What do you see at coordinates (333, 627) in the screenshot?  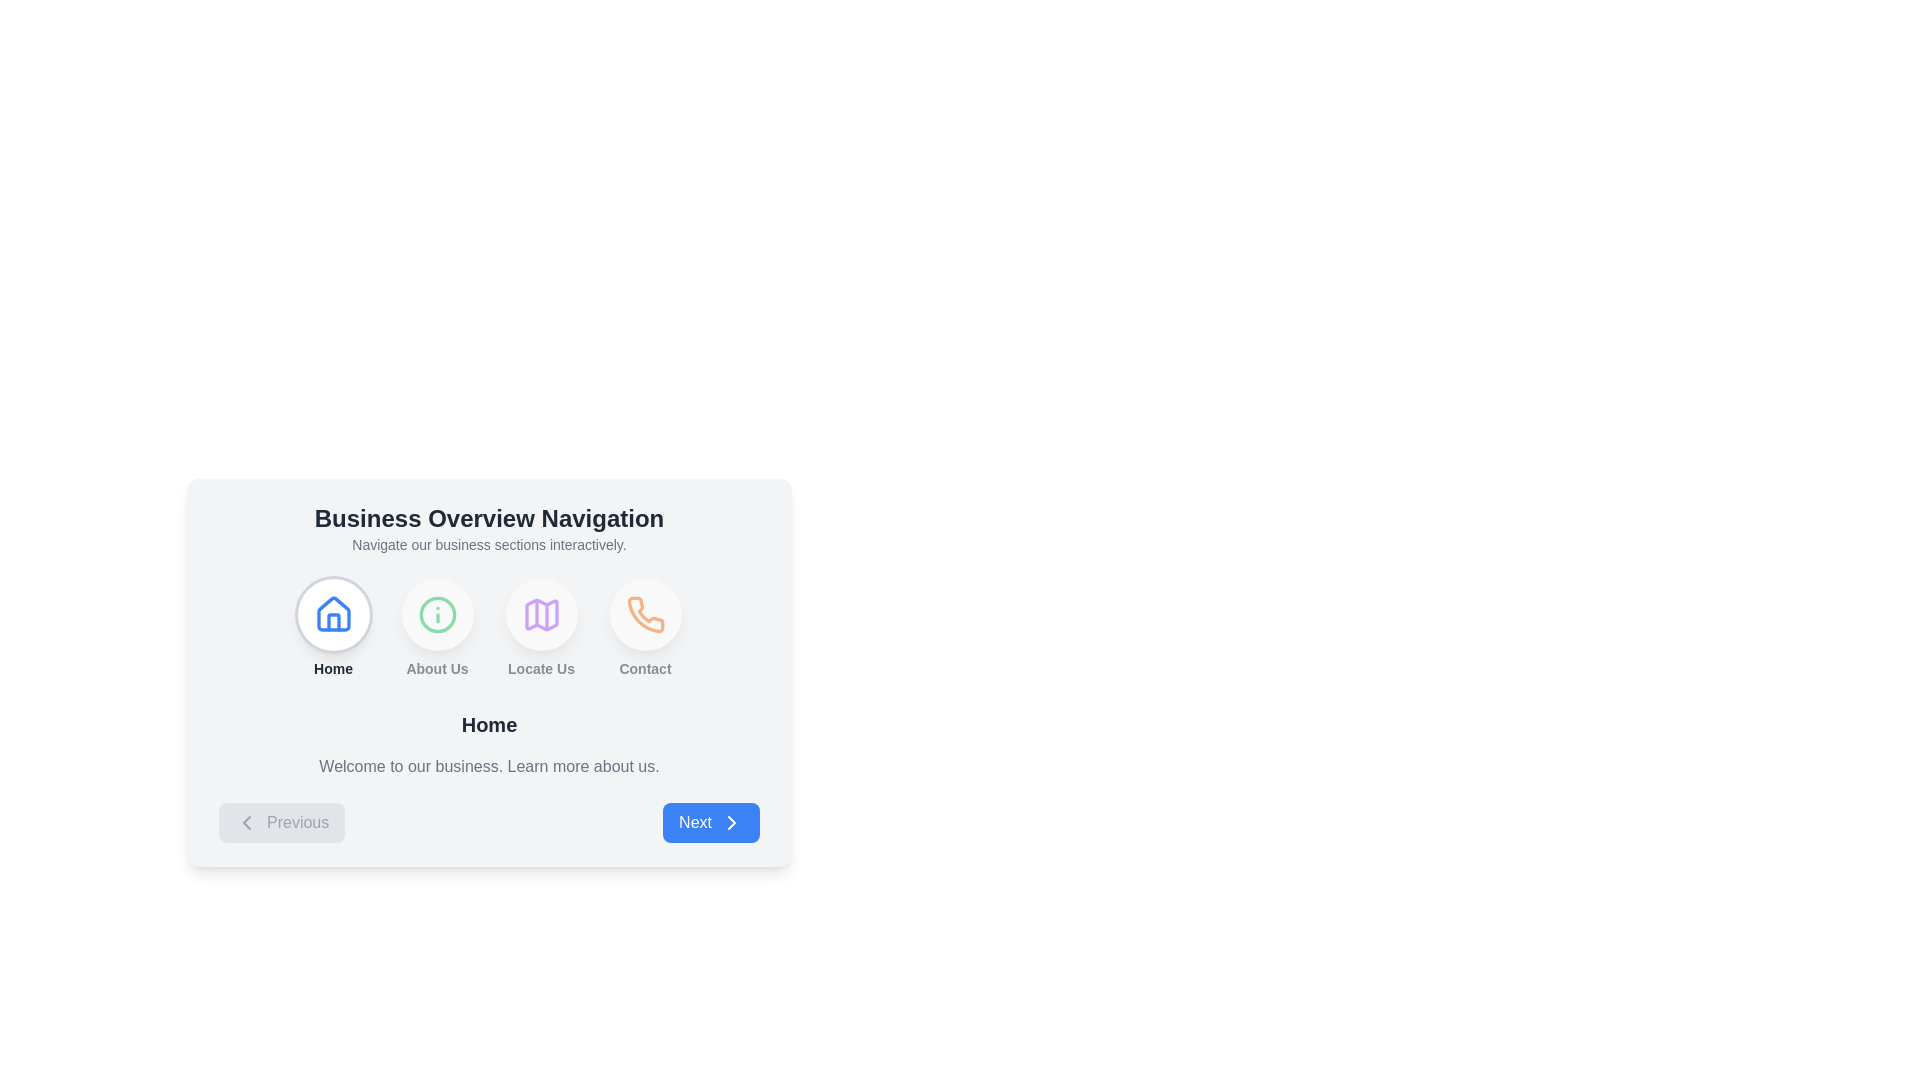 I see `the 'Home' navigation button located at the bottom center of the interface, which is the first button in a sequence of four horizontally aligned buttons` at bounding box center [333, 627].